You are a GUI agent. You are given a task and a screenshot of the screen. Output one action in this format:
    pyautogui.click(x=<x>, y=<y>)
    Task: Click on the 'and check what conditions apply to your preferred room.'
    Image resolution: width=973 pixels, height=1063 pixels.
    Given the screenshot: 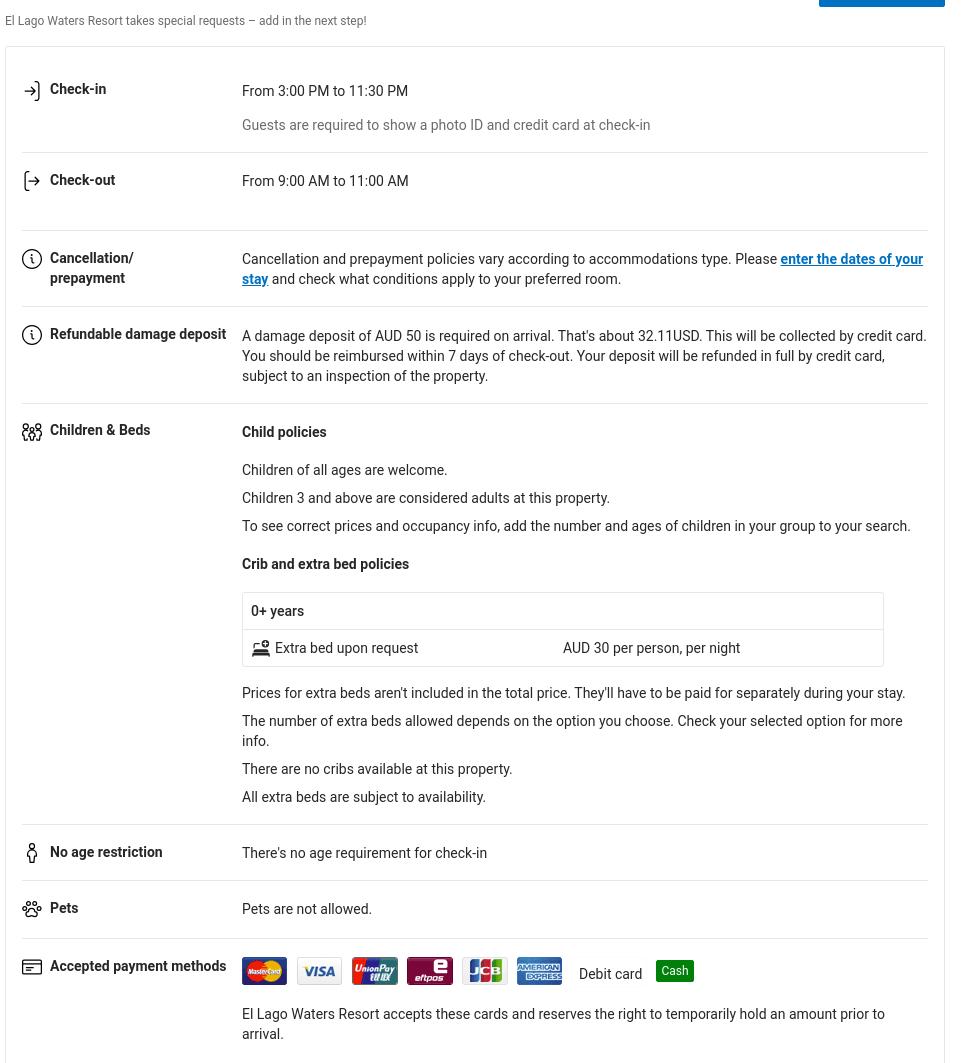 What is the action you would take?
    pyautogui.click(x=444, y=279)
    